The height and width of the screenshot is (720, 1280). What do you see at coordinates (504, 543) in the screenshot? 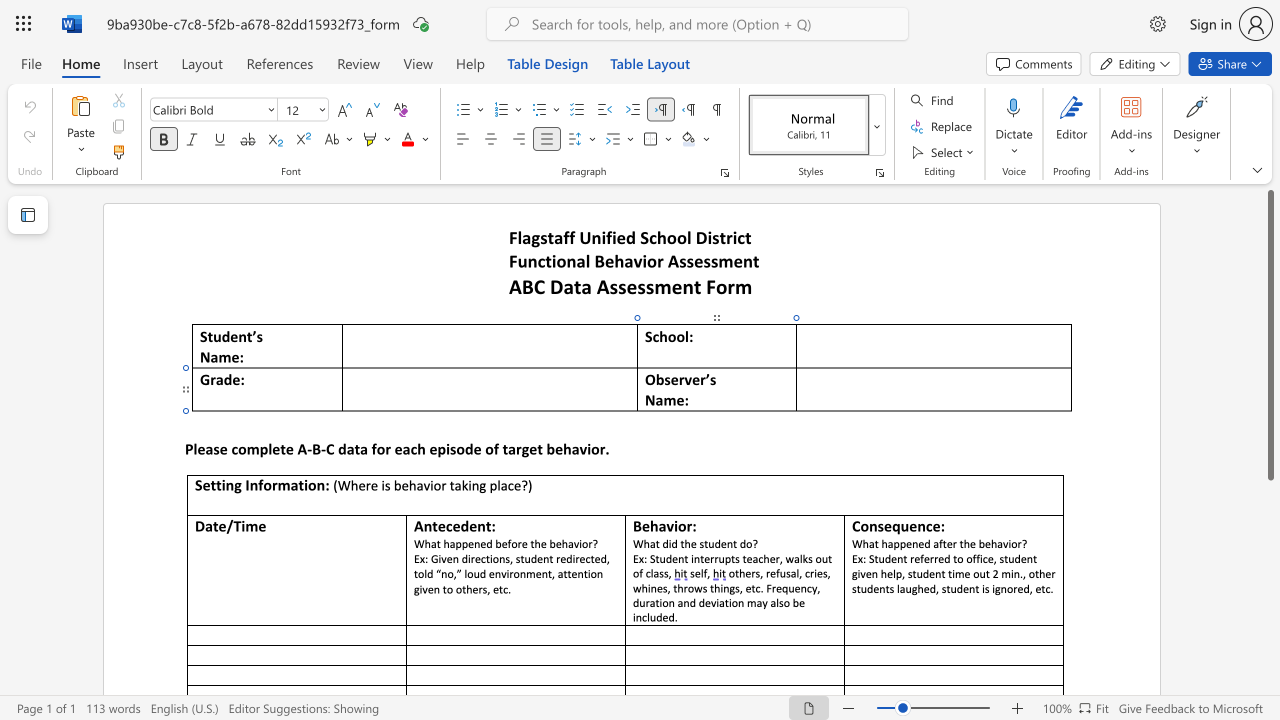
I see `the 3th character "e" in the text` at bounding box center [504, 543].